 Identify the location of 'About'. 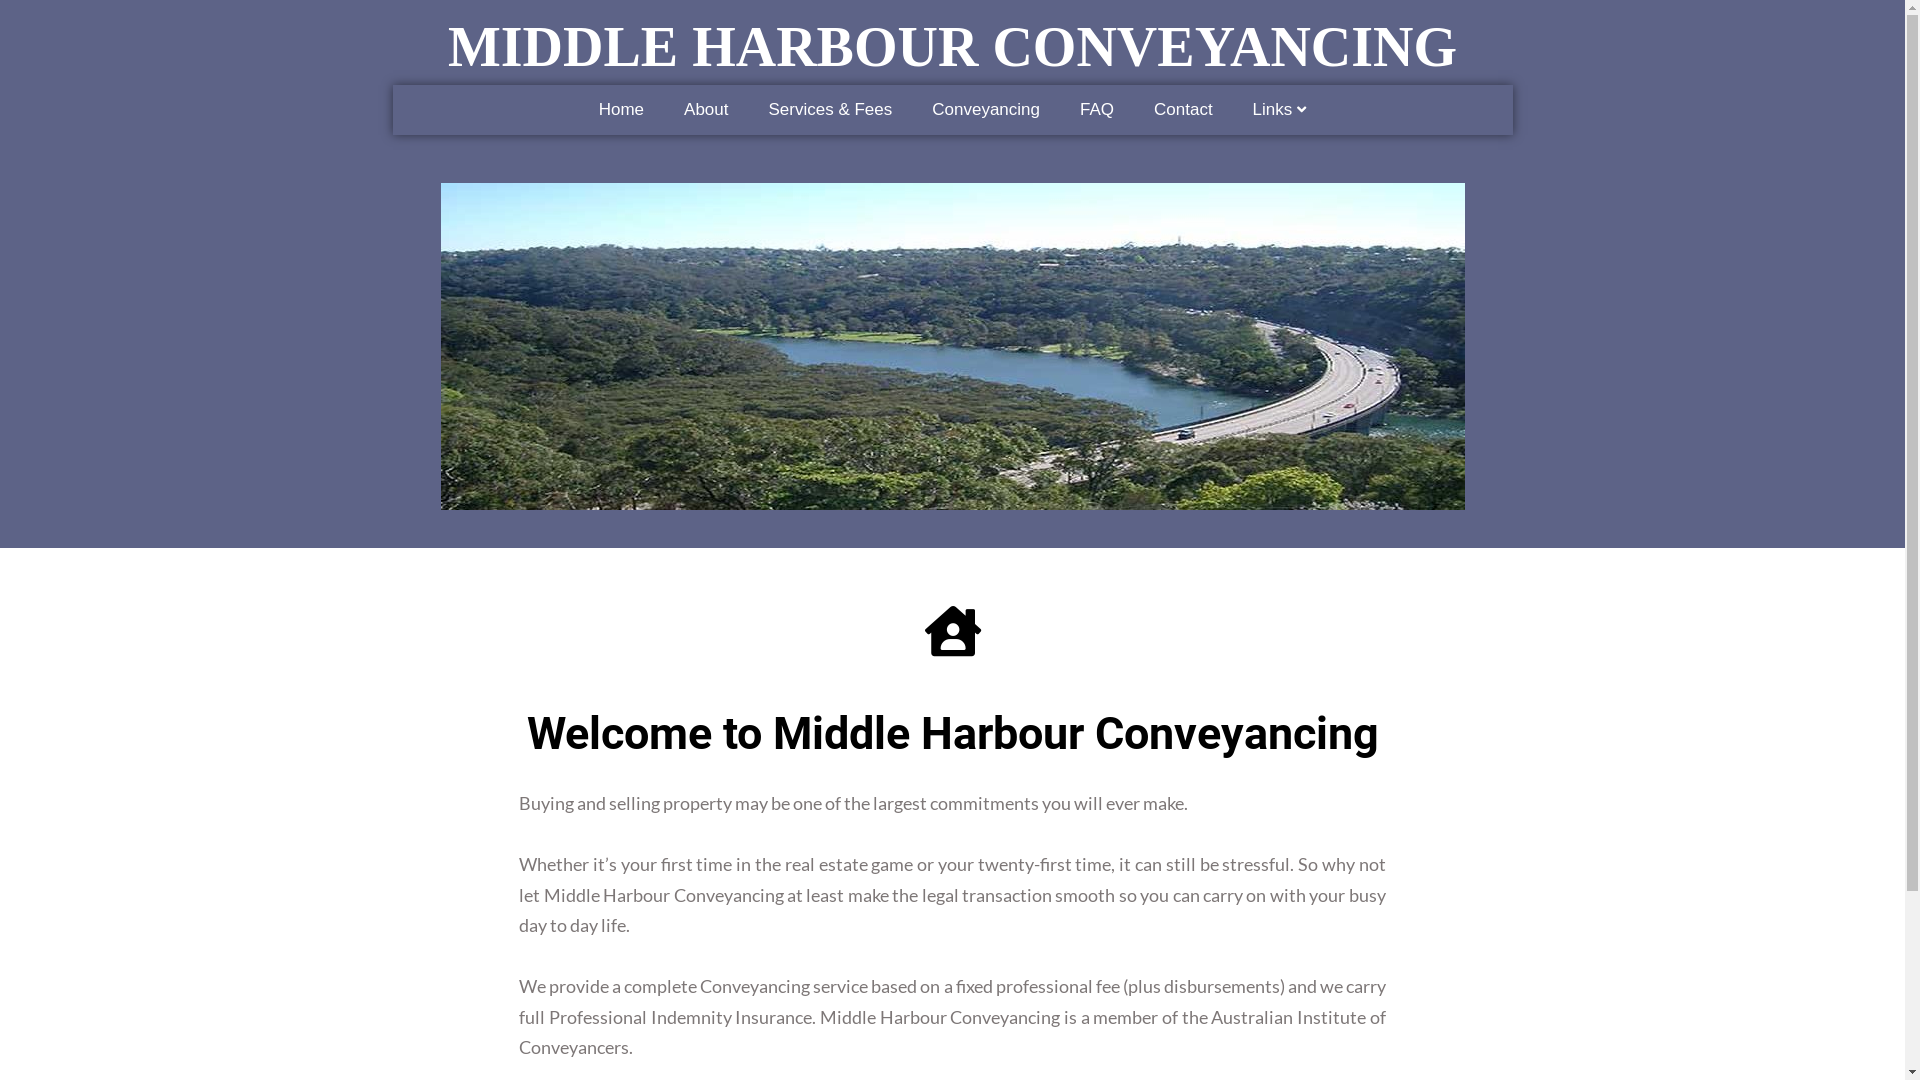
(705, 110).